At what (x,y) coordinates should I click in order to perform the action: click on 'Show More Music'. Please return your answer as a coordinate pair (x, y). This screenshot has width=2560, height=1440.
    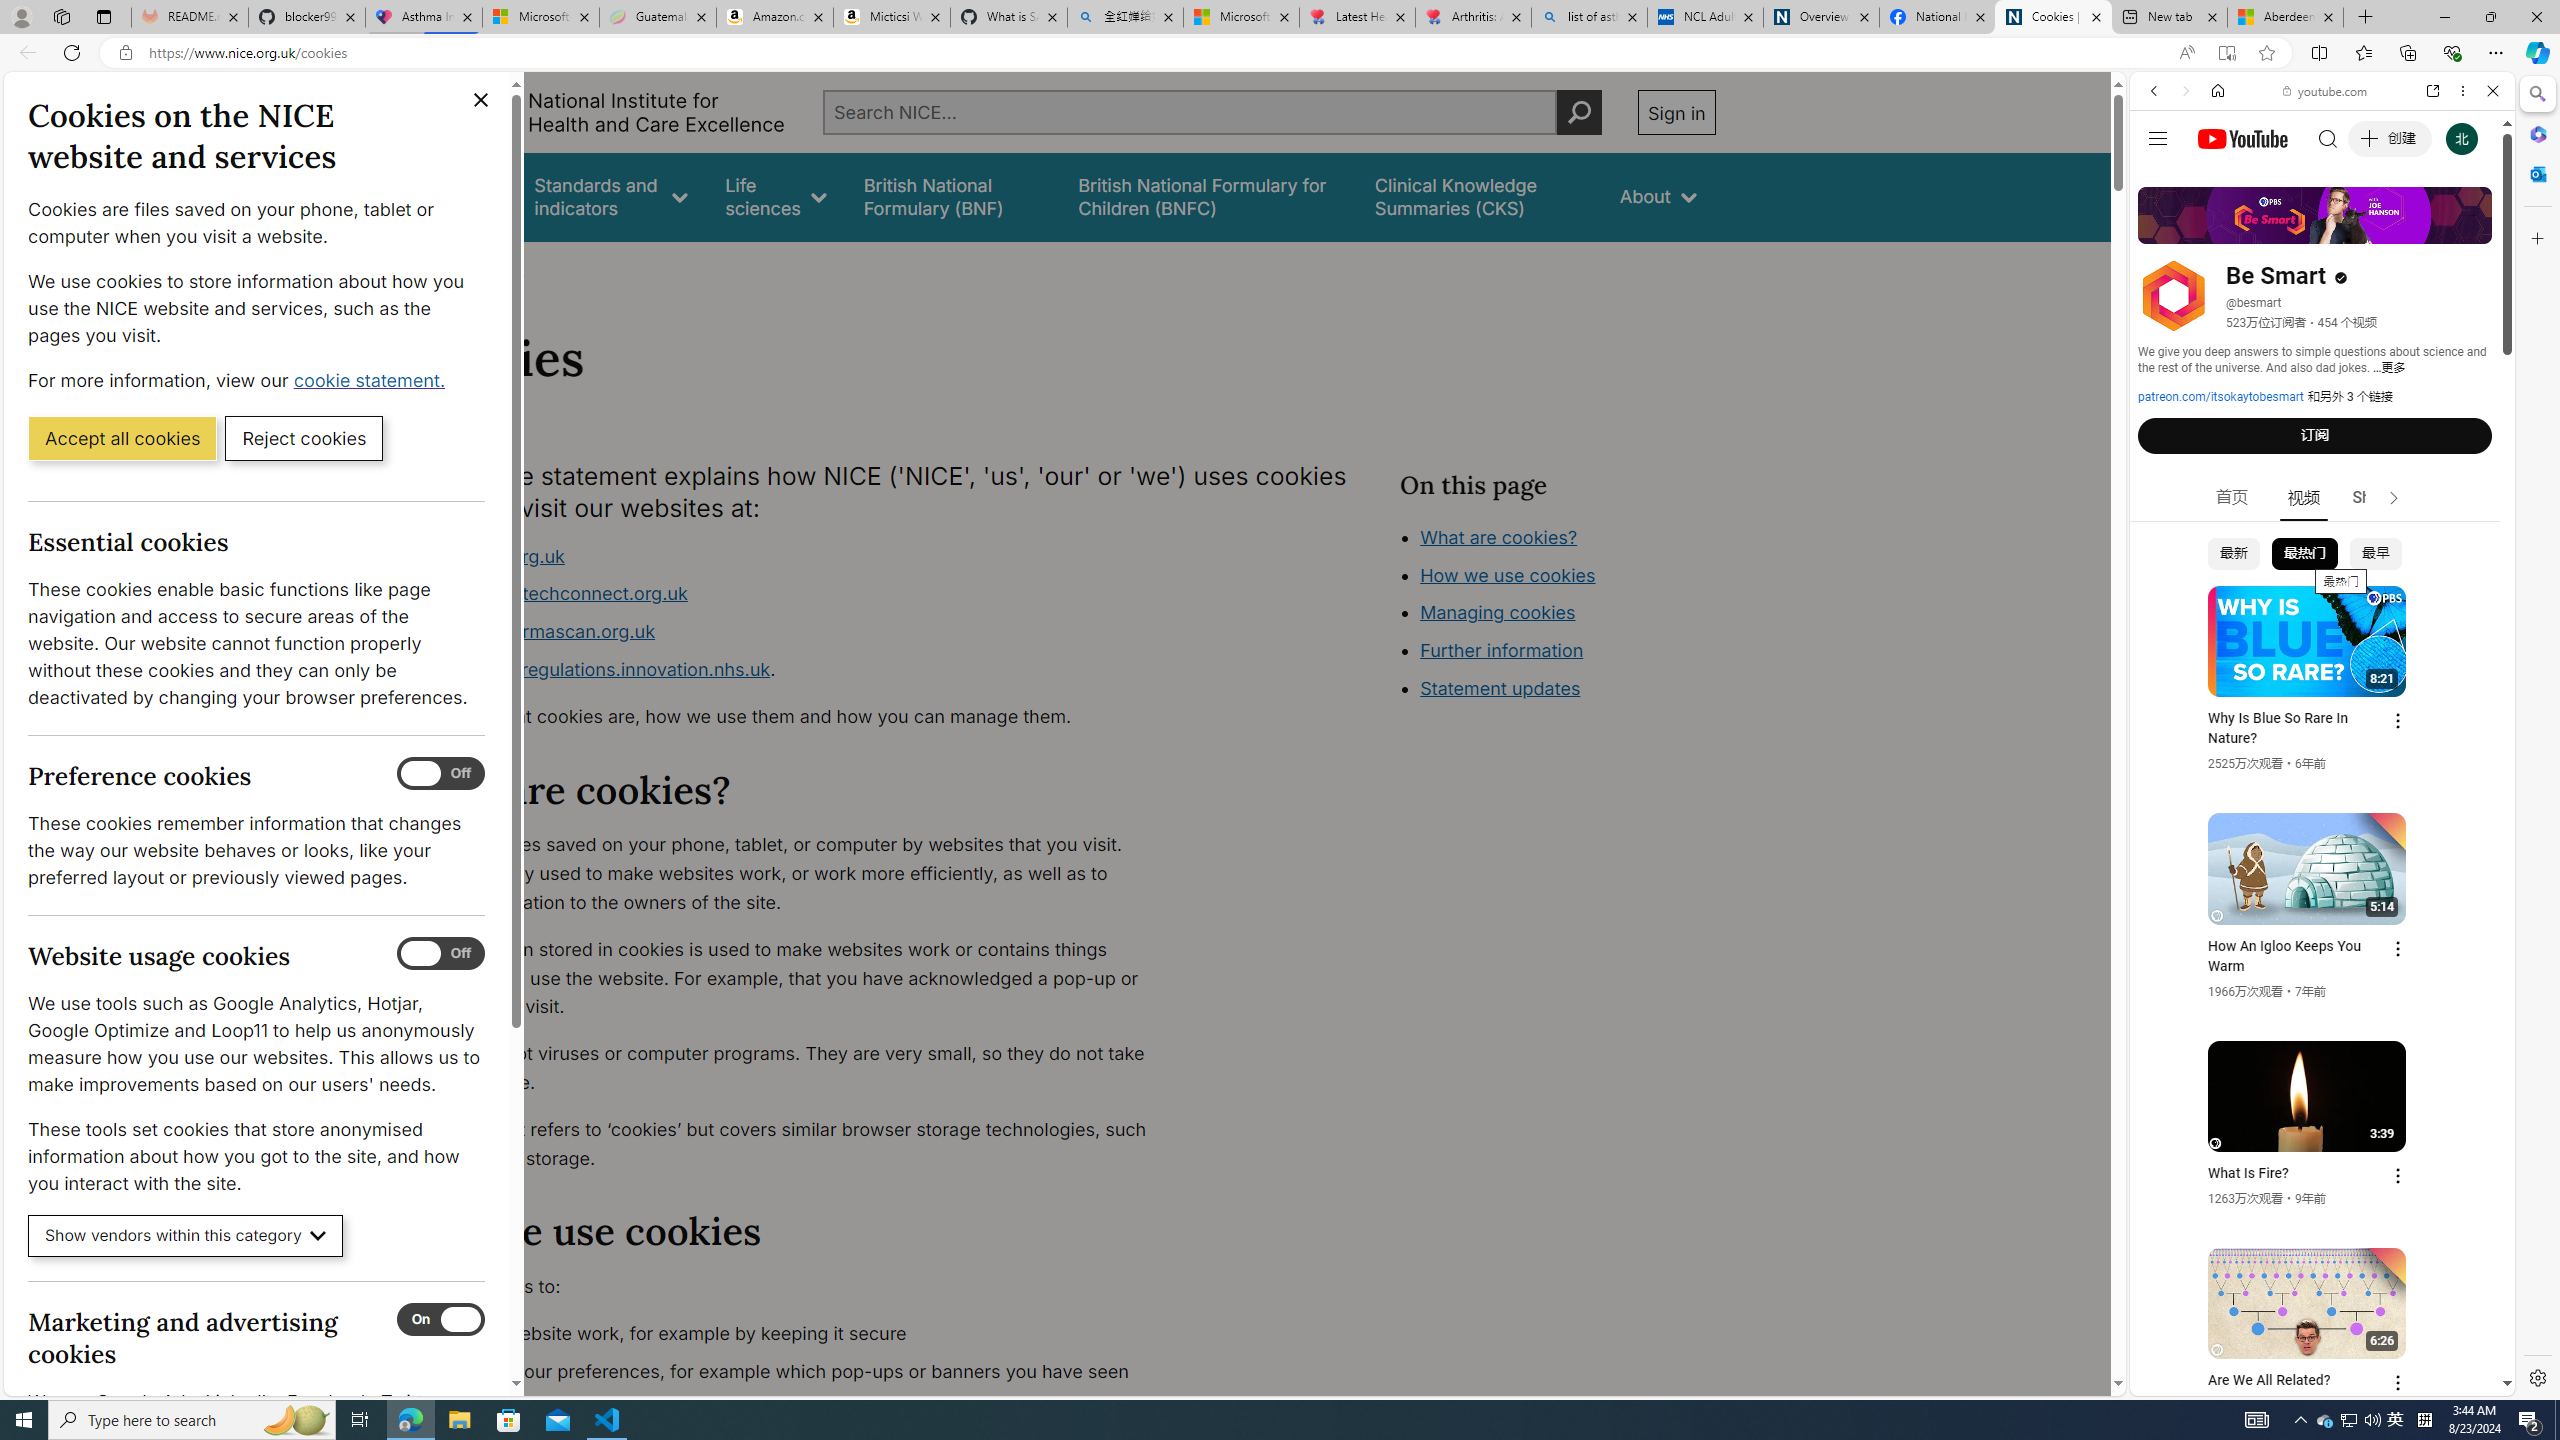
    Looking at the image, I should click on (2443, 545).